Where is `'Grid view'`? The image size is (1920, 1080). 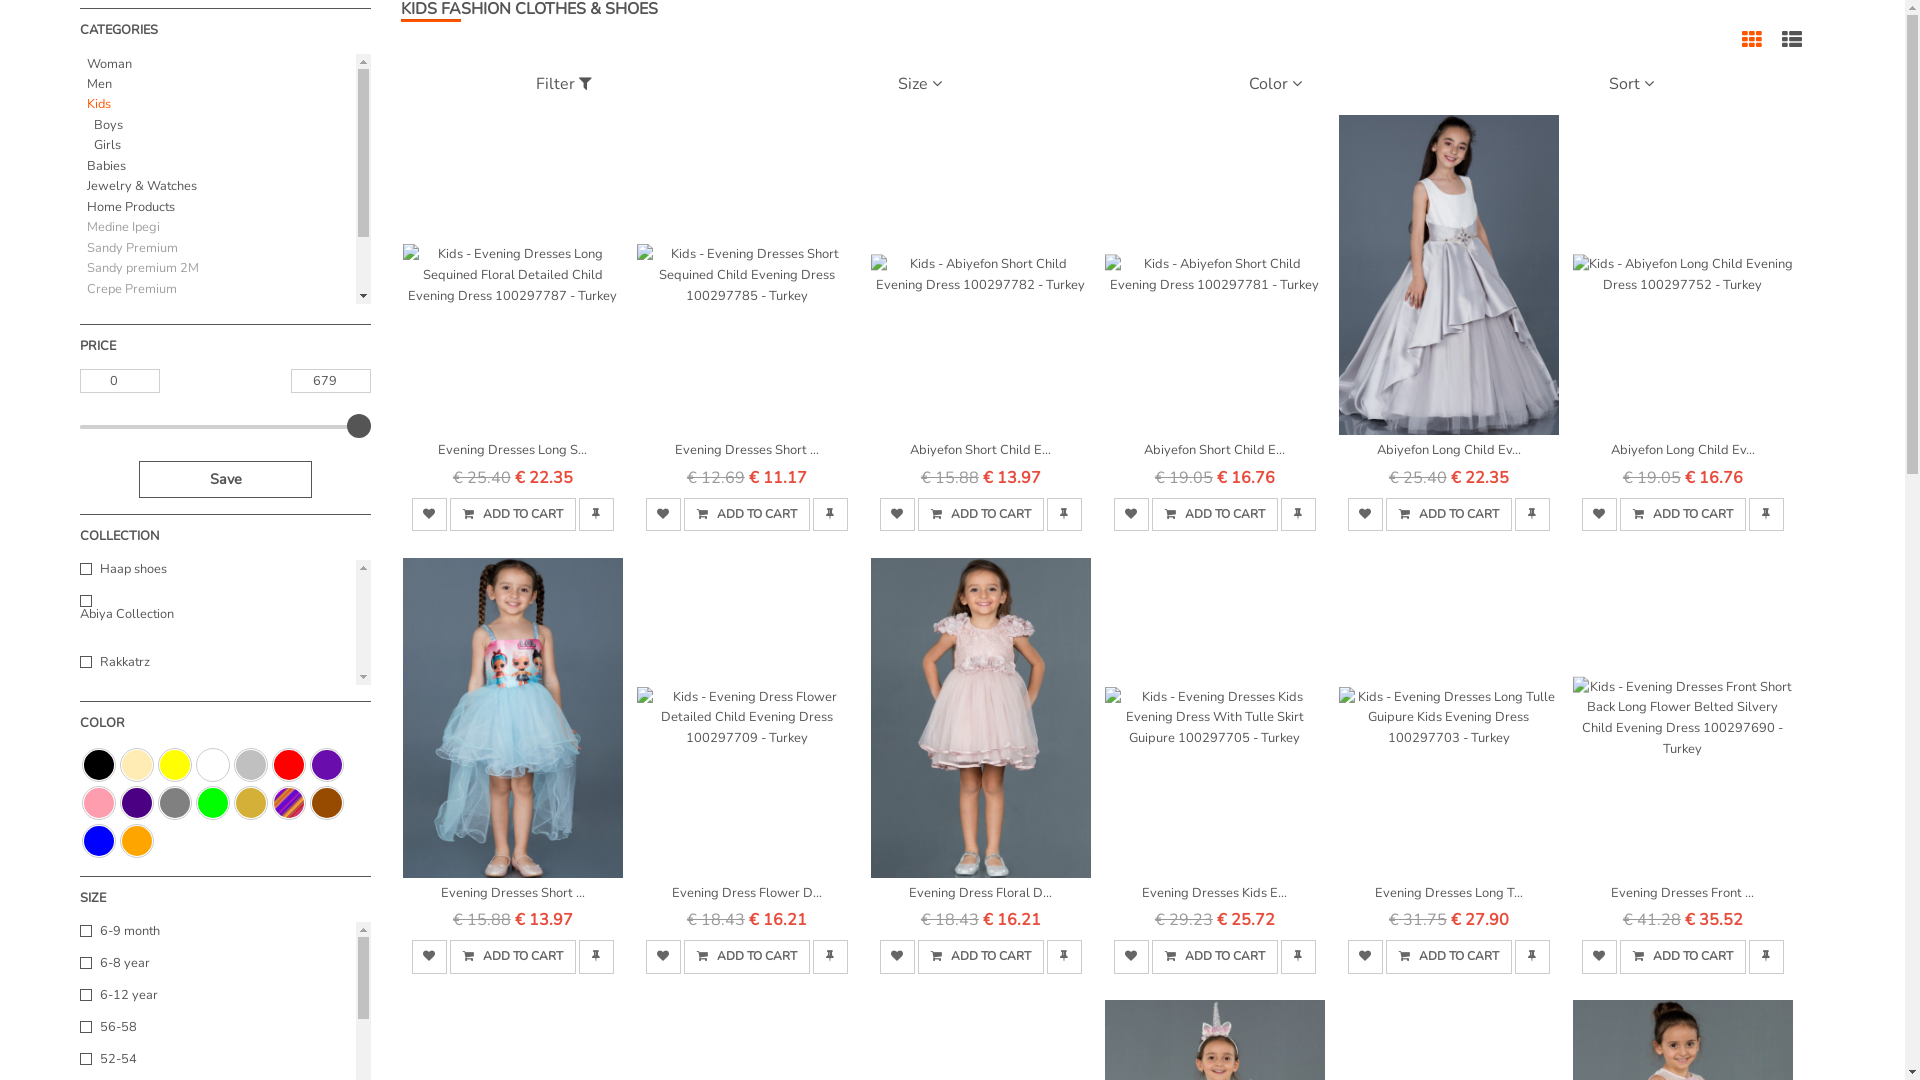
'Grid view' is located at coordinates (1751, 42).